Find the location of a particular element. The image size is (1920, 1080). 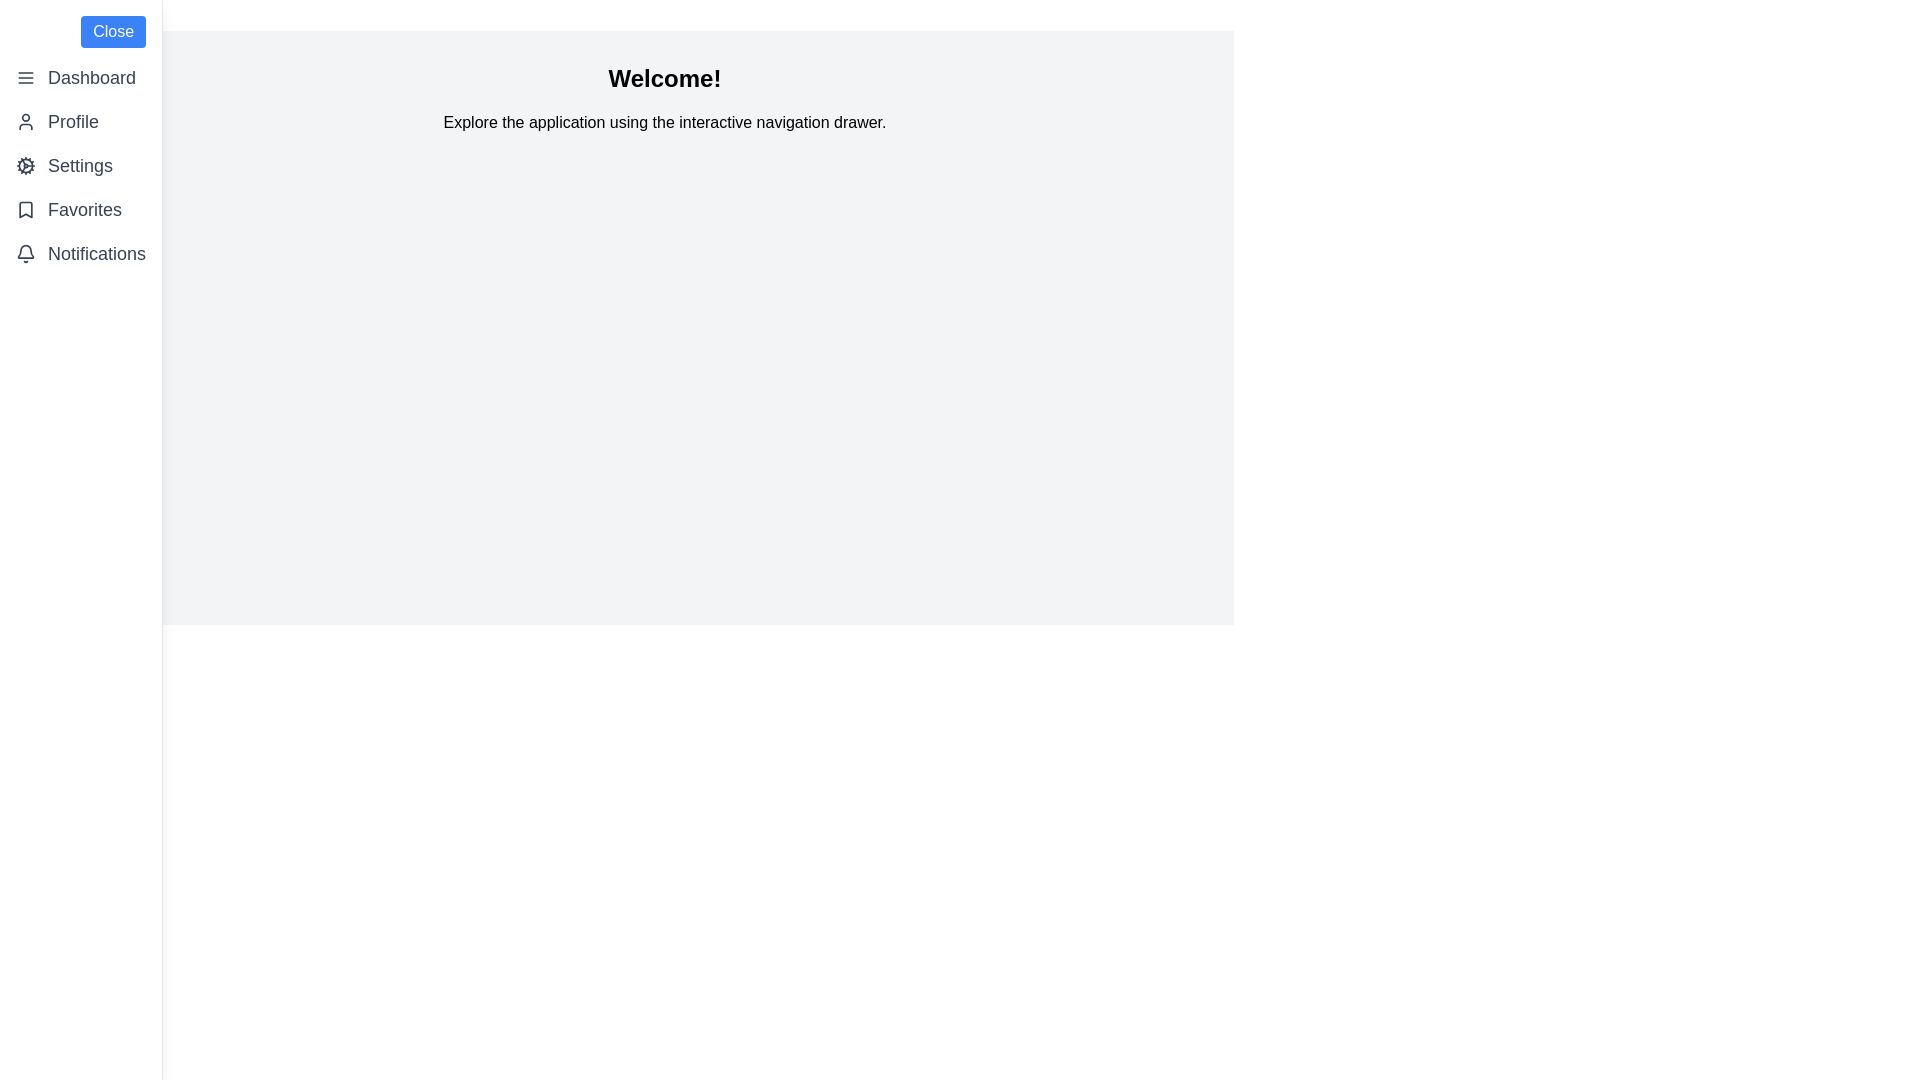

the navigation item Dashboard is located at coordinates (80, 76).